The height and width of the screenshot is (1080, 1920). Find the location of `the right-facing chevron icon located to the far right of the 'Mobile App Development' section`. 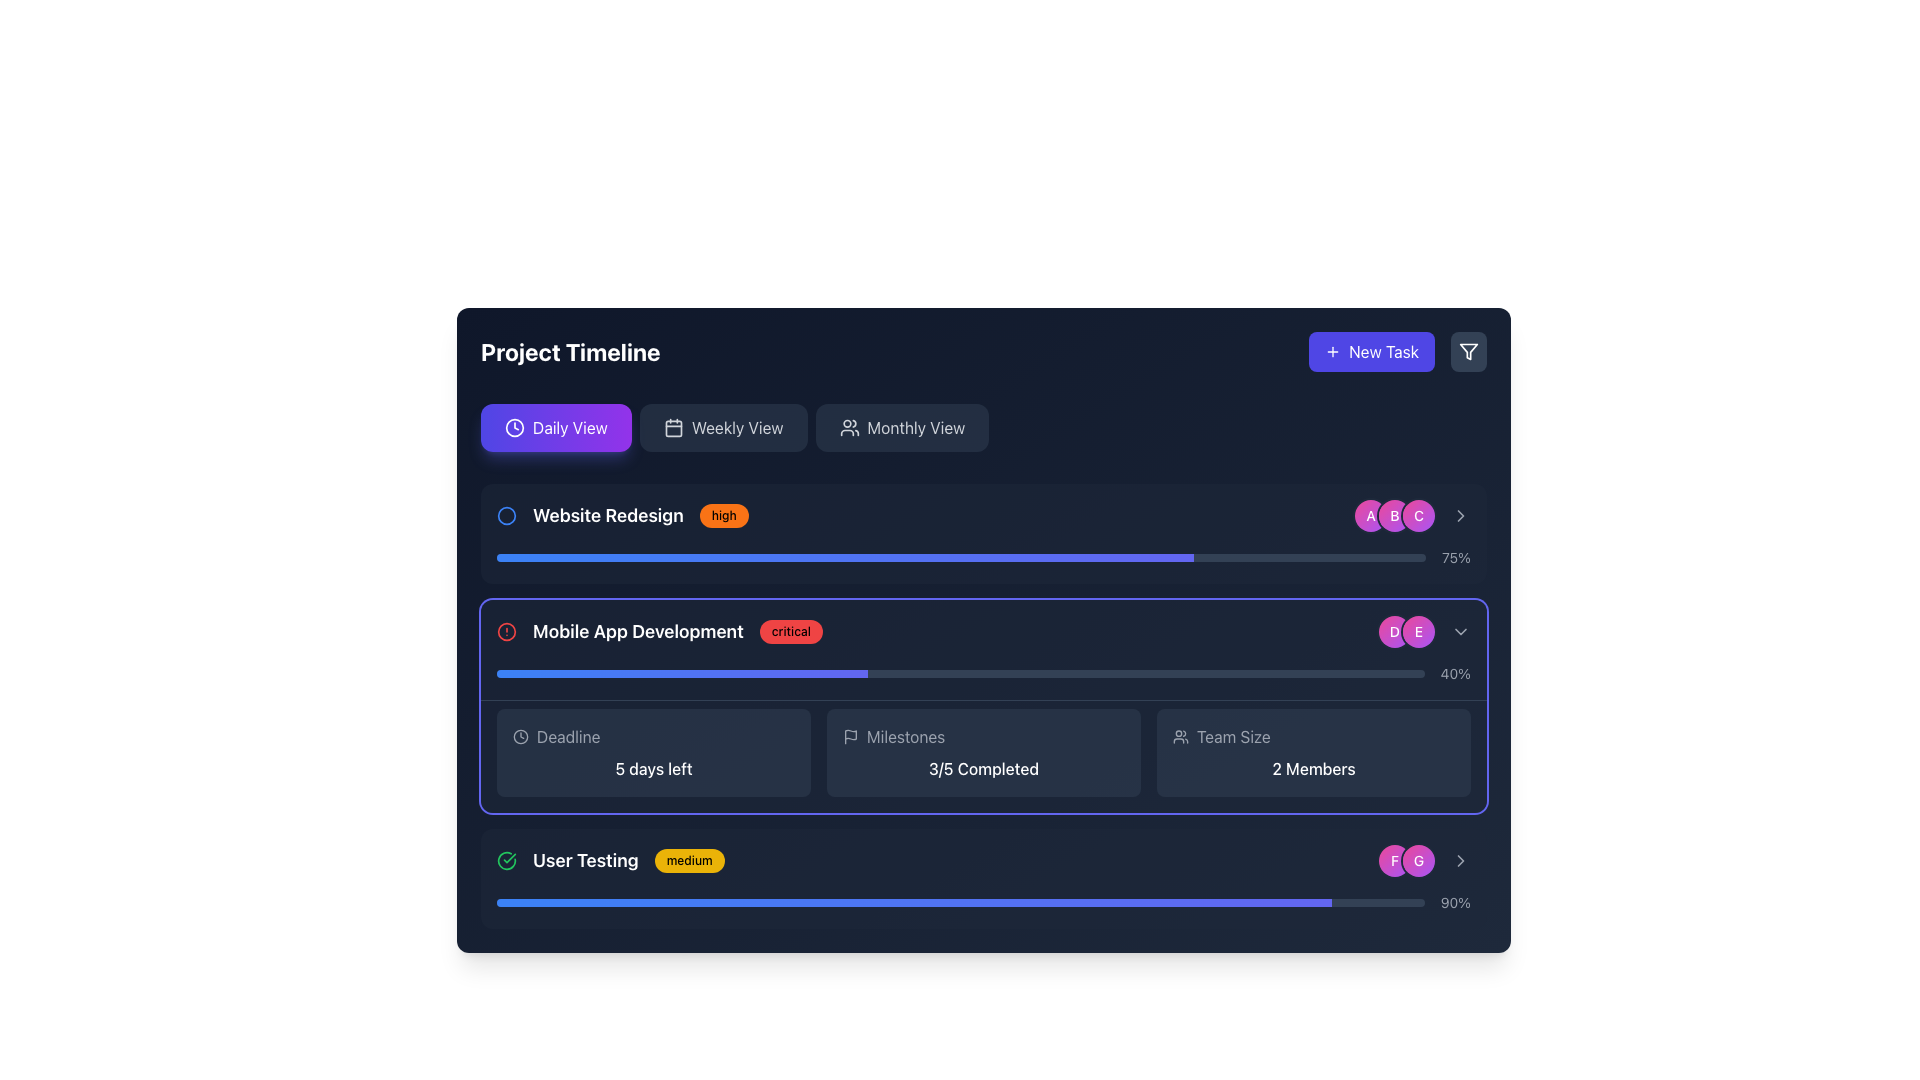

the right-facing chevron icon located to the far right of the 'Mobile App Development' section is located at coordinates (1460, 859).